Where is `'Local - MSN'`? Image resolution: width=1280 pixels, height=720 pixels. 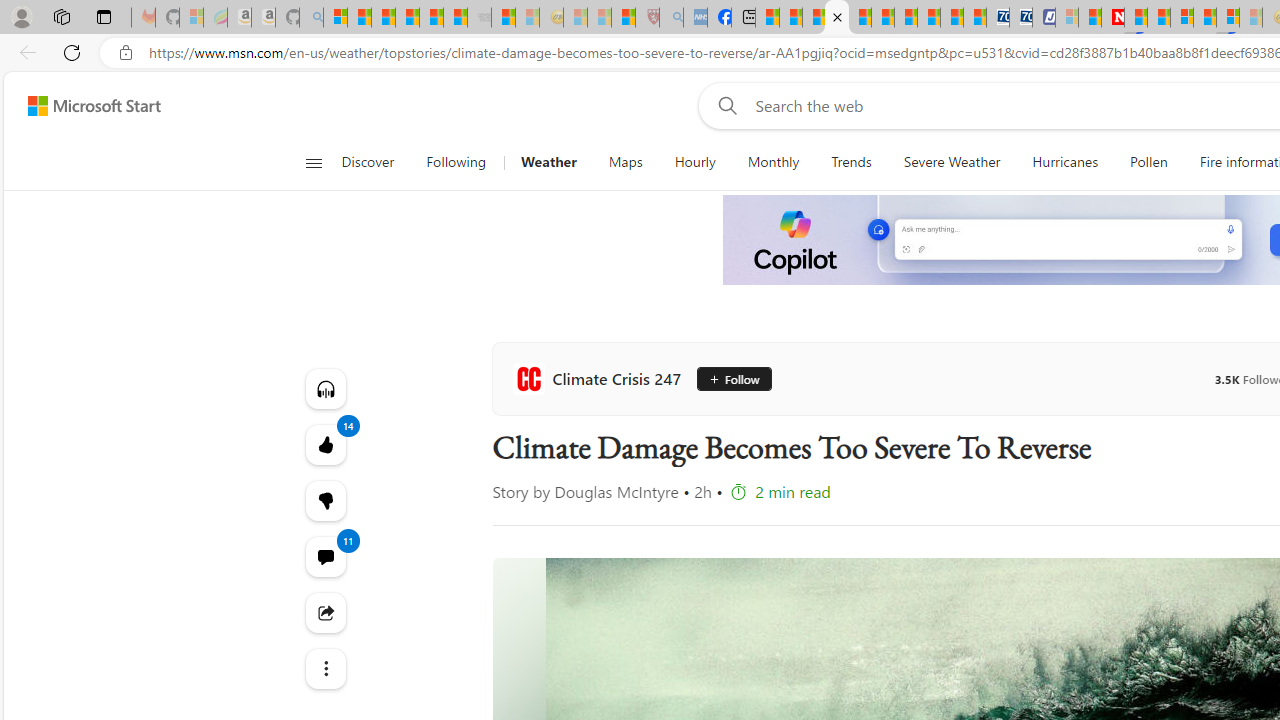 'Local - MSN' is located at coordinates (622, 17).